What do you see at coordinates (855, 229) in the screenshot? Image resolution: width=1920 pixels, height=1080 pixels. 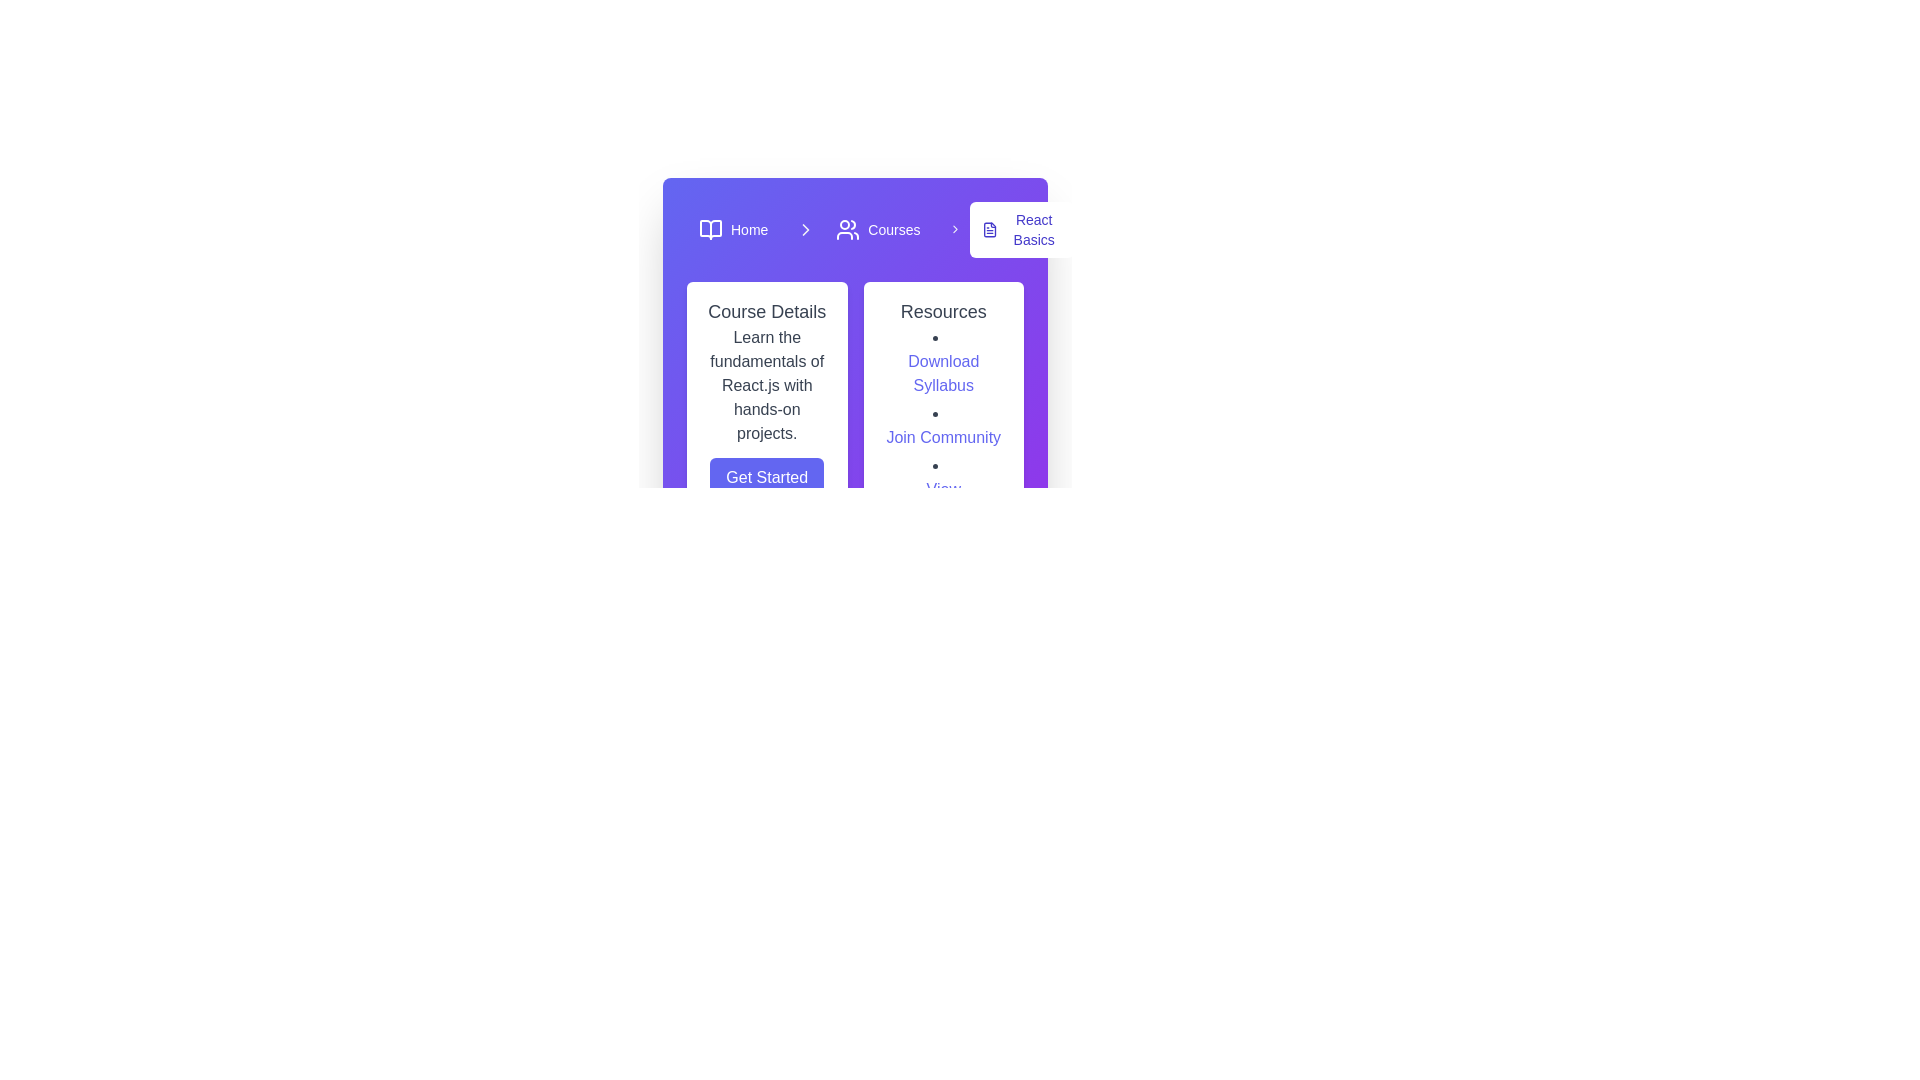 I see `the Breadcrumb navigation bar displaying 'Home > Courses > React Basics' at the top-left of the interface` at bounding box center [855, 229].